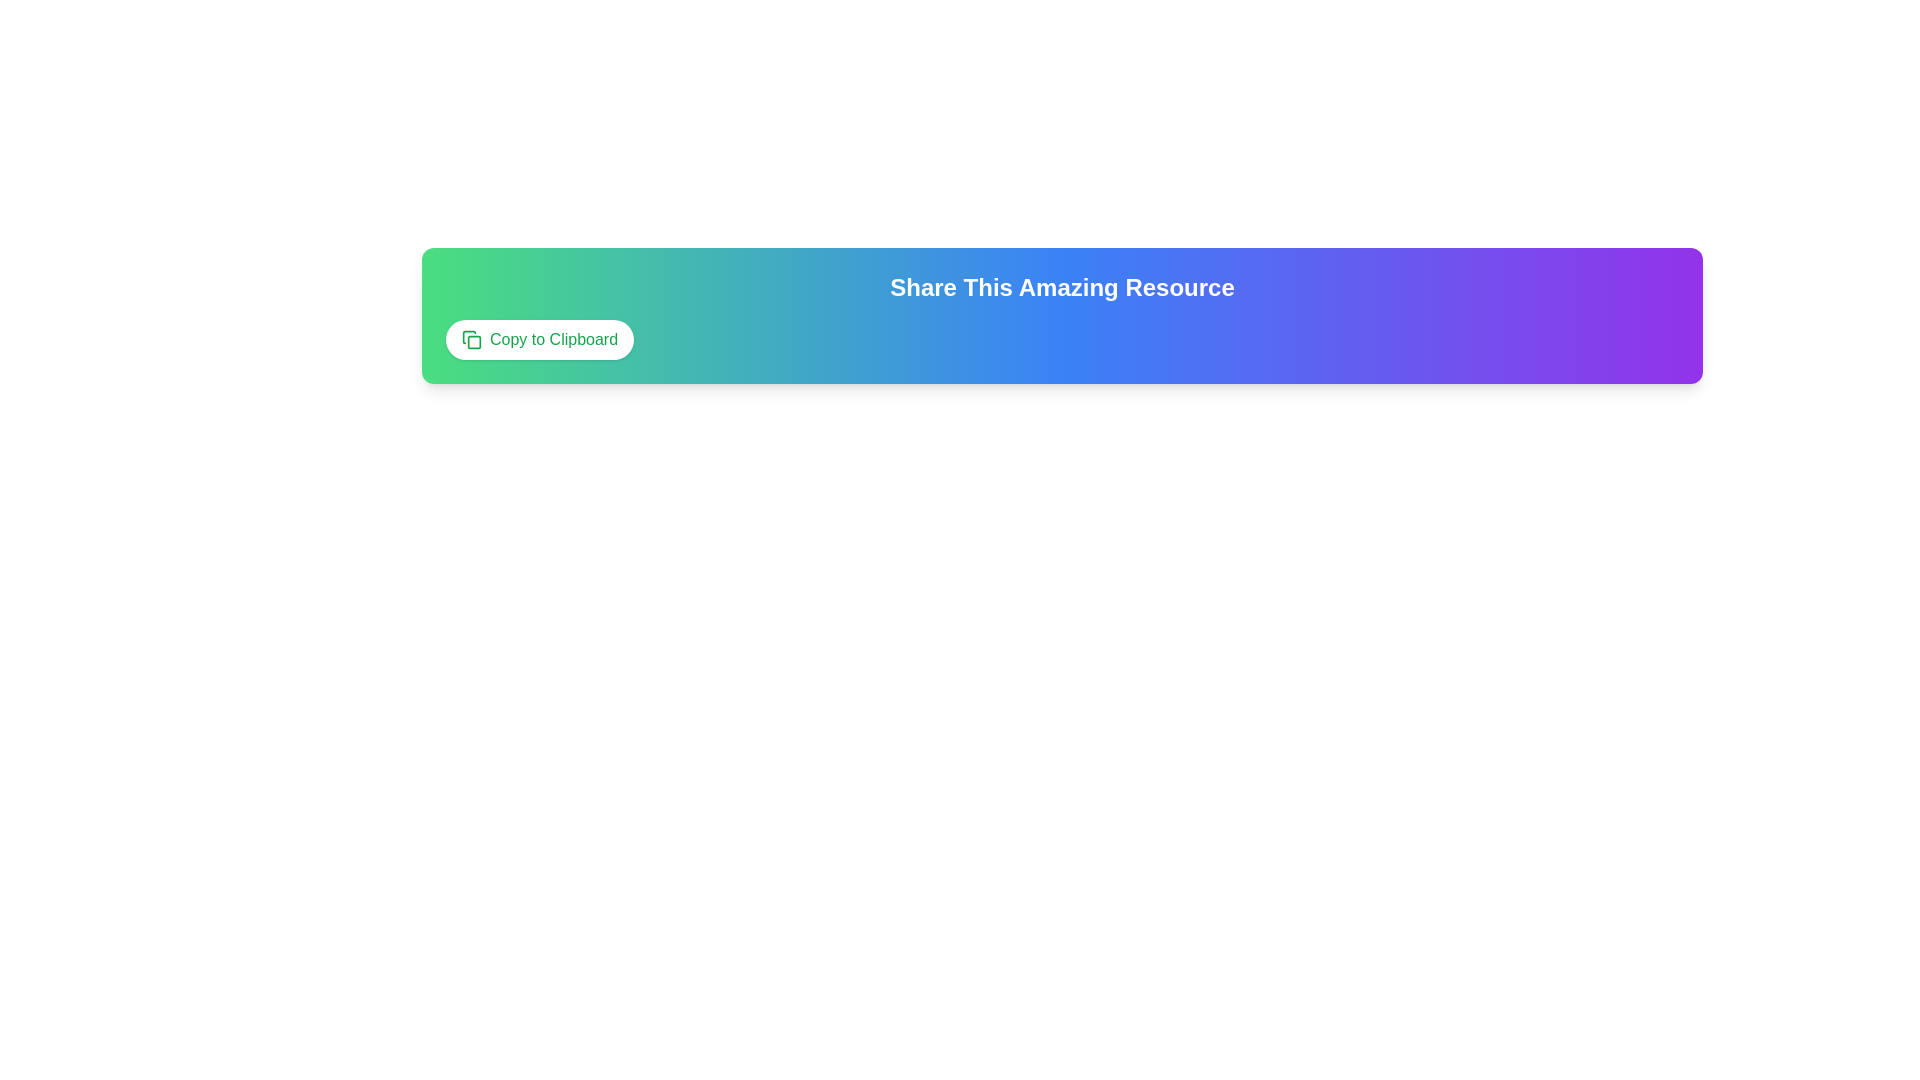 This screenshot has height=1080, width=1920. What do you see at coordinates (473, 341) in the screenshot?
I see `the 'copy' icon represented by the SVG graphical element` at bounding box center [473, 341].